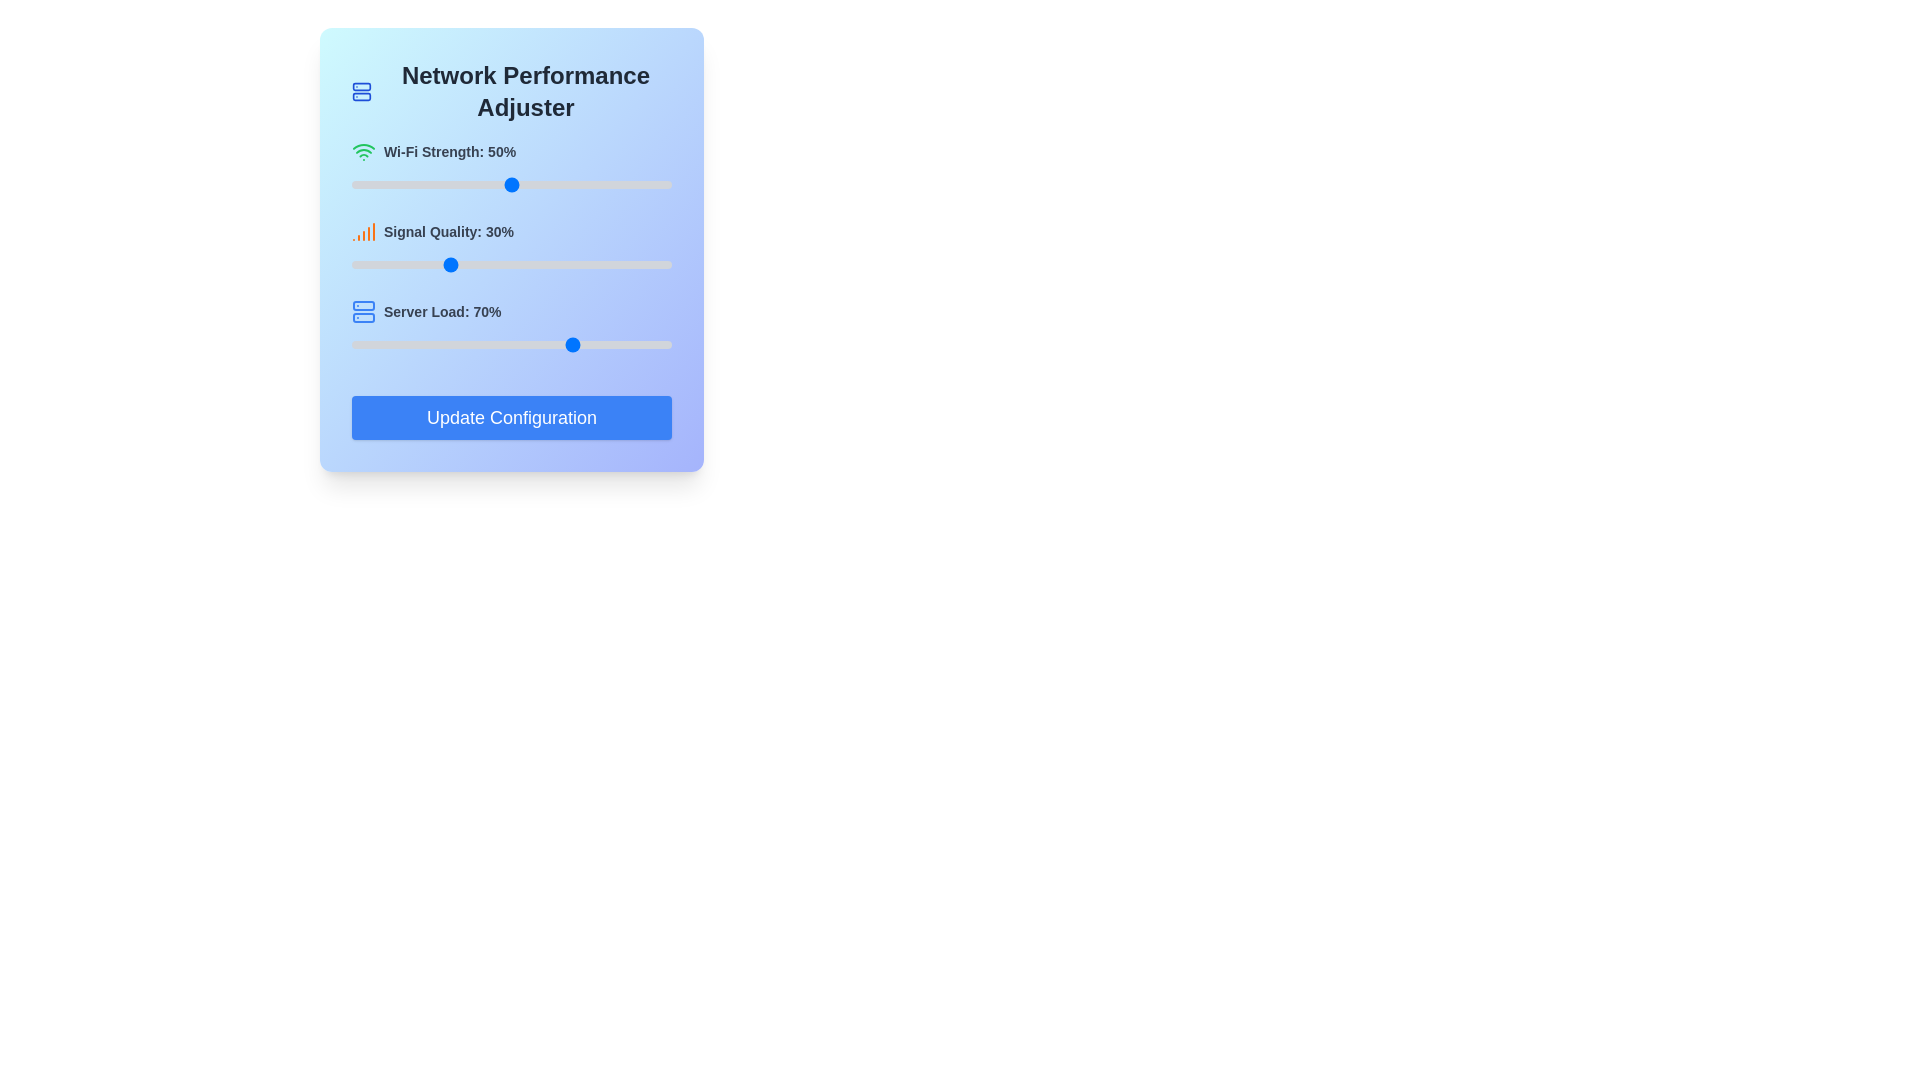 The height and width of the screenshot is (1080, 1920). What do you see at coordinates (550, 185) in the screenshot?
I see `Wi-Fi strength` at bounding box center [550, 185].